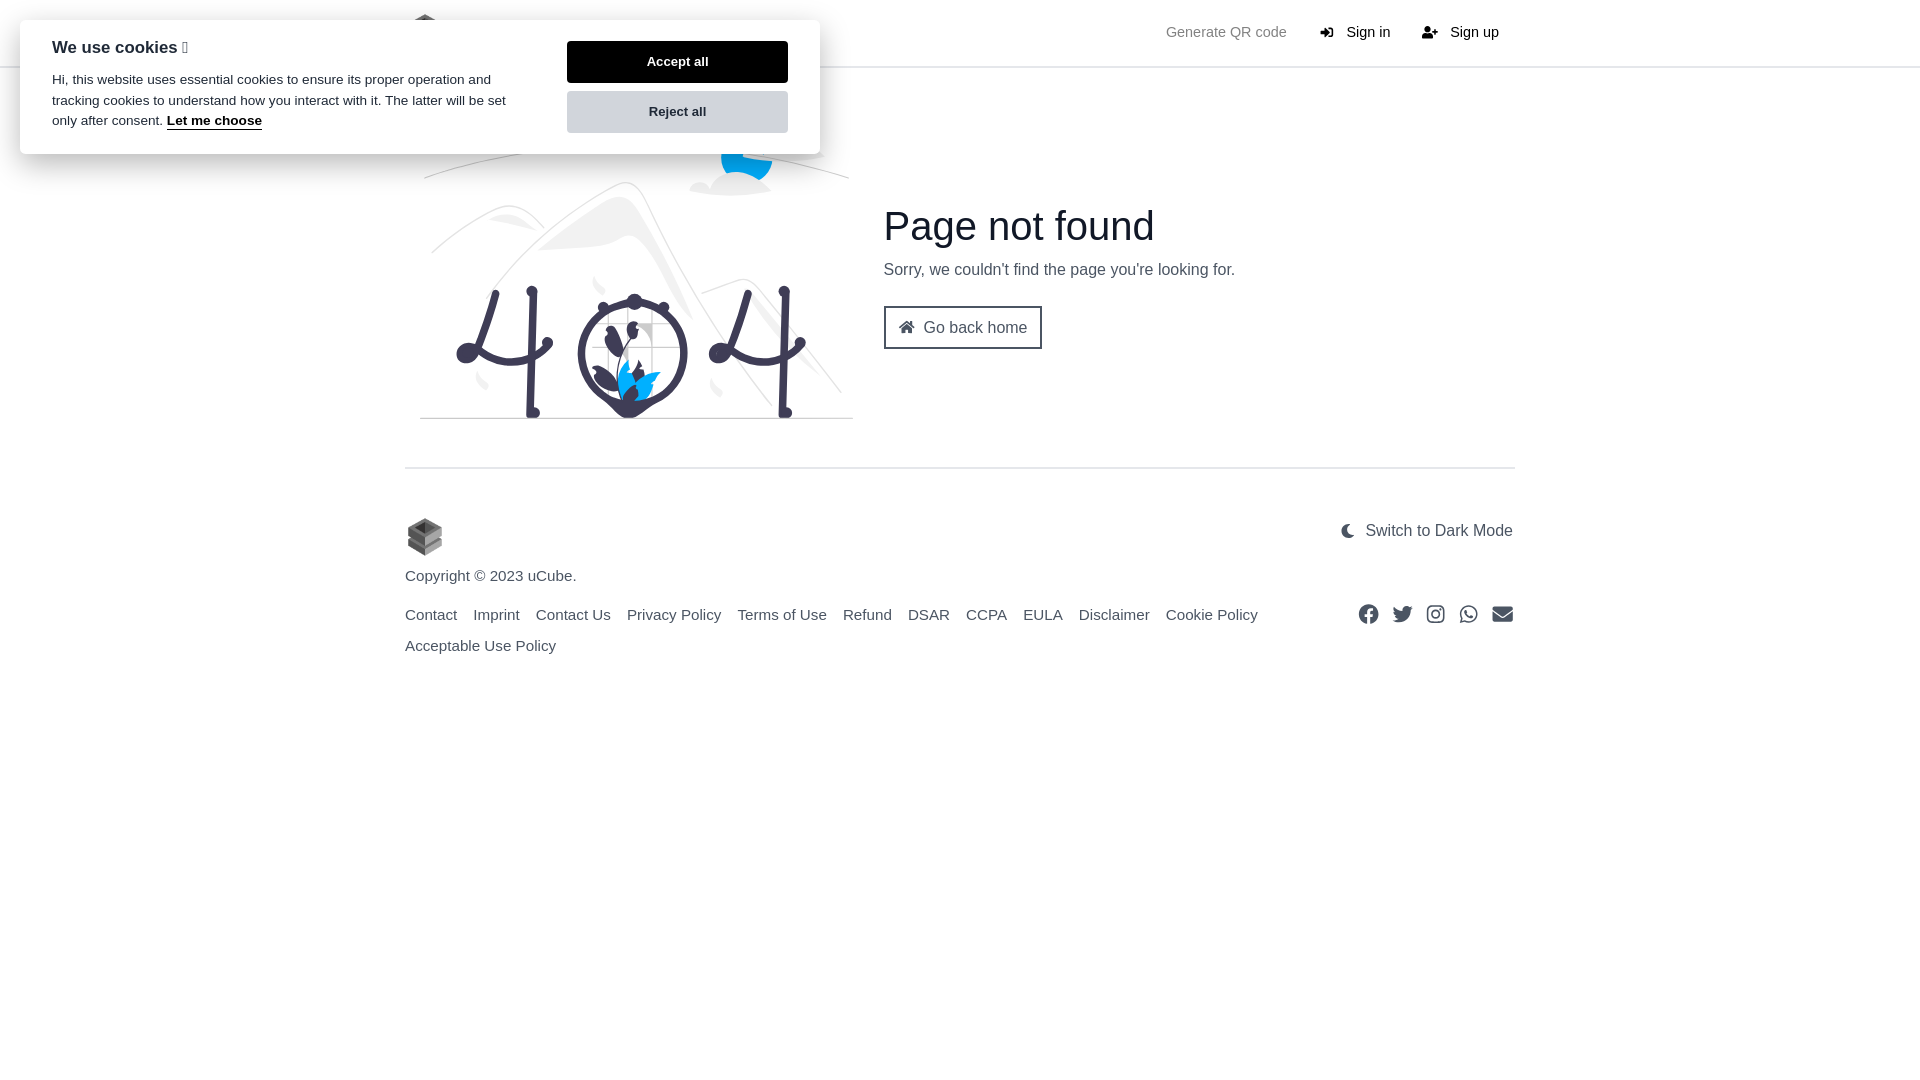 The width and height of the screenshot is (1920, 1080). I want to click on 'Privacy Policy', so click(674, 613).